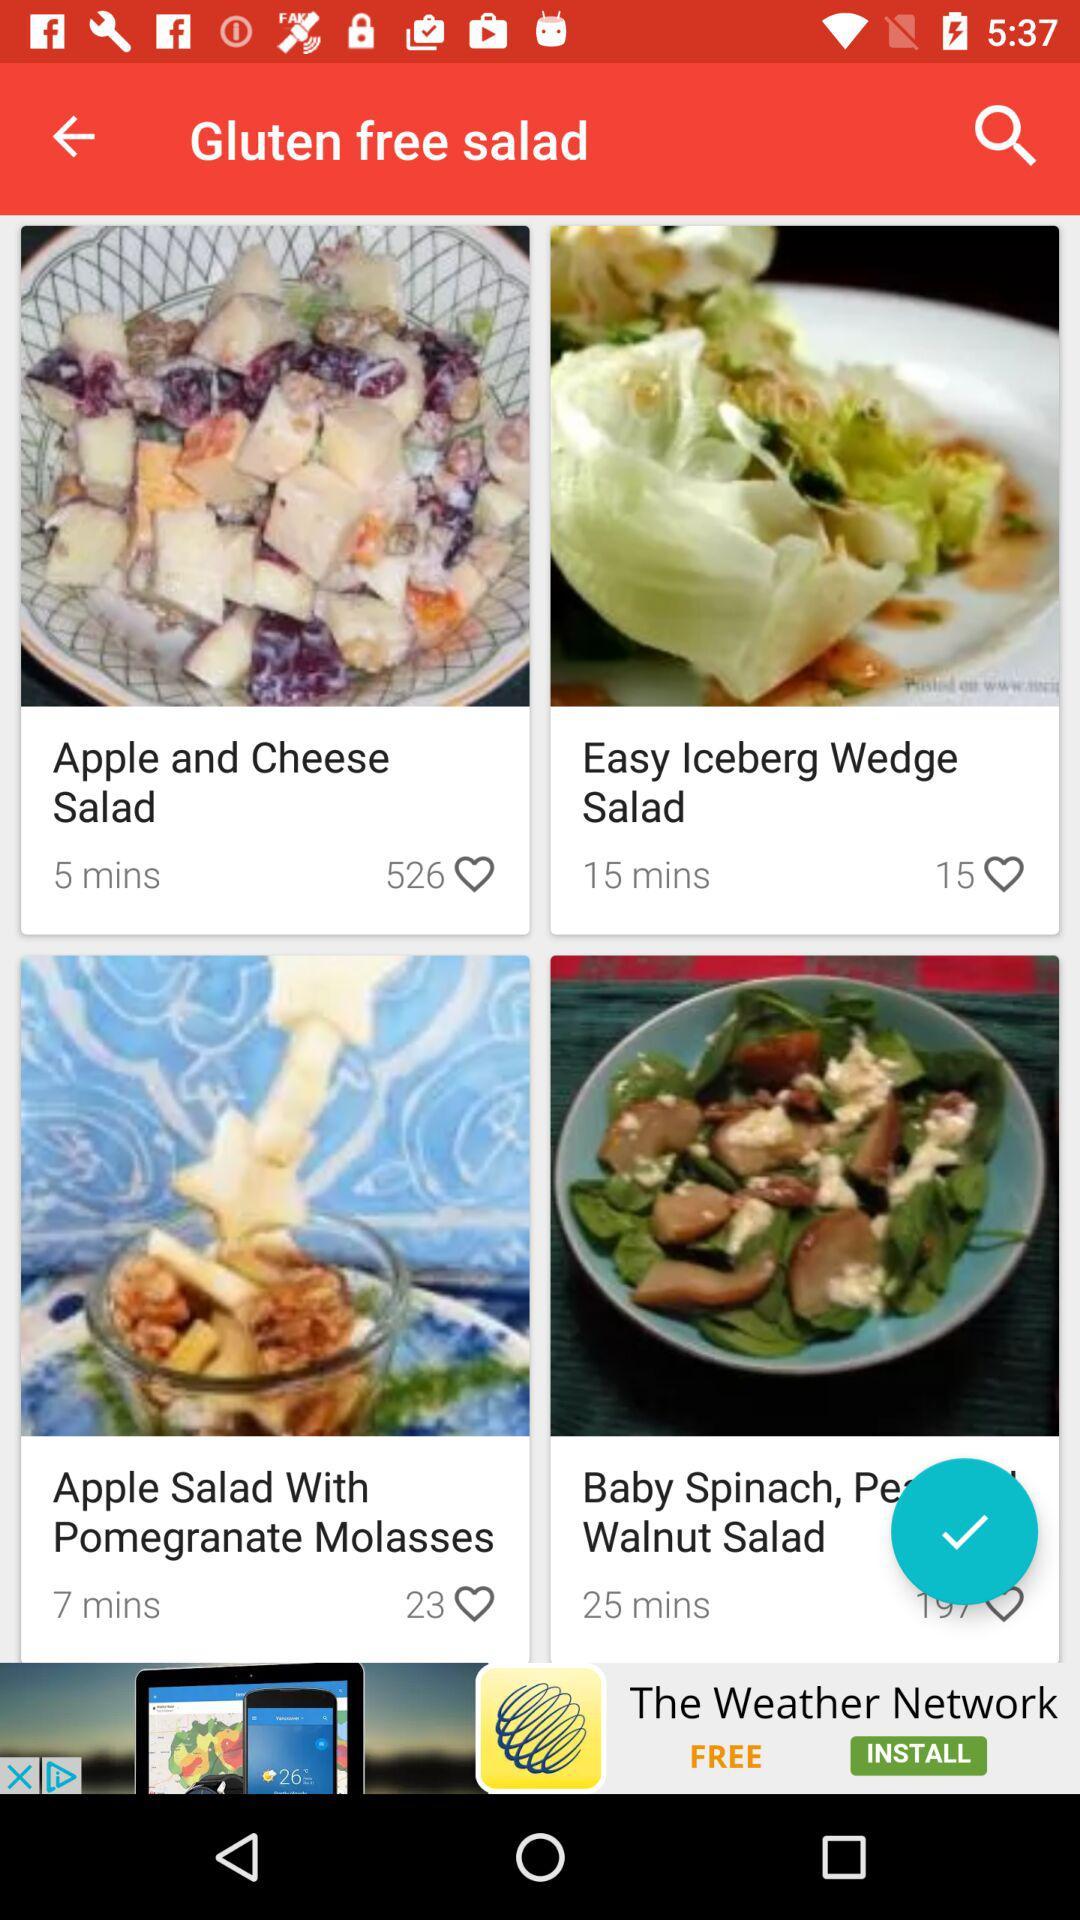 This screenshot has width=1080, height=1920. What do you see at coordinates (540, 1727) in the screenshot?
I see `advertisement click to install the weather network app` at bounding box center [540, 1727].